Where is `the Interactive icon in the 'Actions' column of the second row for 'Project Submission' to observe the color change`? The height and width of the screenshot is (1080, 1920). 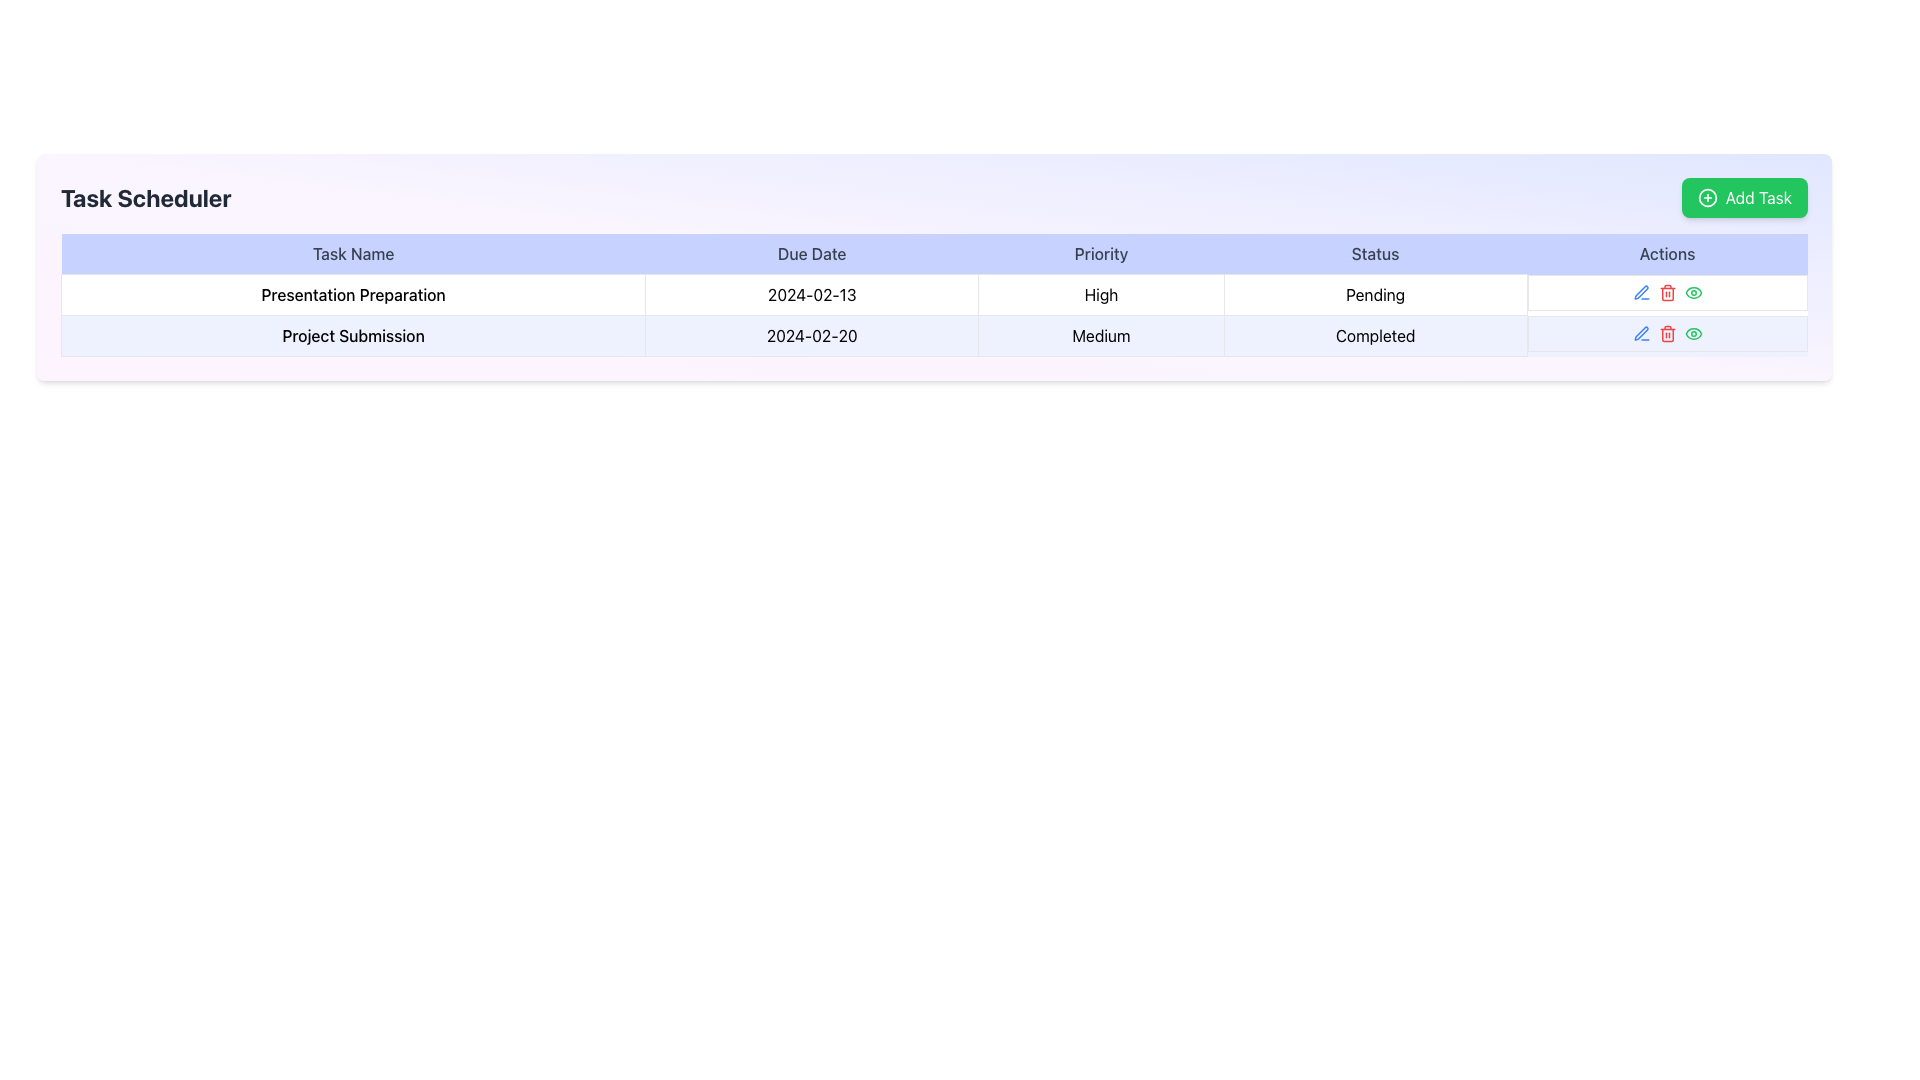
the Interactive icon in the 'Actions' column of the second row for 'Project Submission' to observe the color change is located at coordinates (1692, 292).